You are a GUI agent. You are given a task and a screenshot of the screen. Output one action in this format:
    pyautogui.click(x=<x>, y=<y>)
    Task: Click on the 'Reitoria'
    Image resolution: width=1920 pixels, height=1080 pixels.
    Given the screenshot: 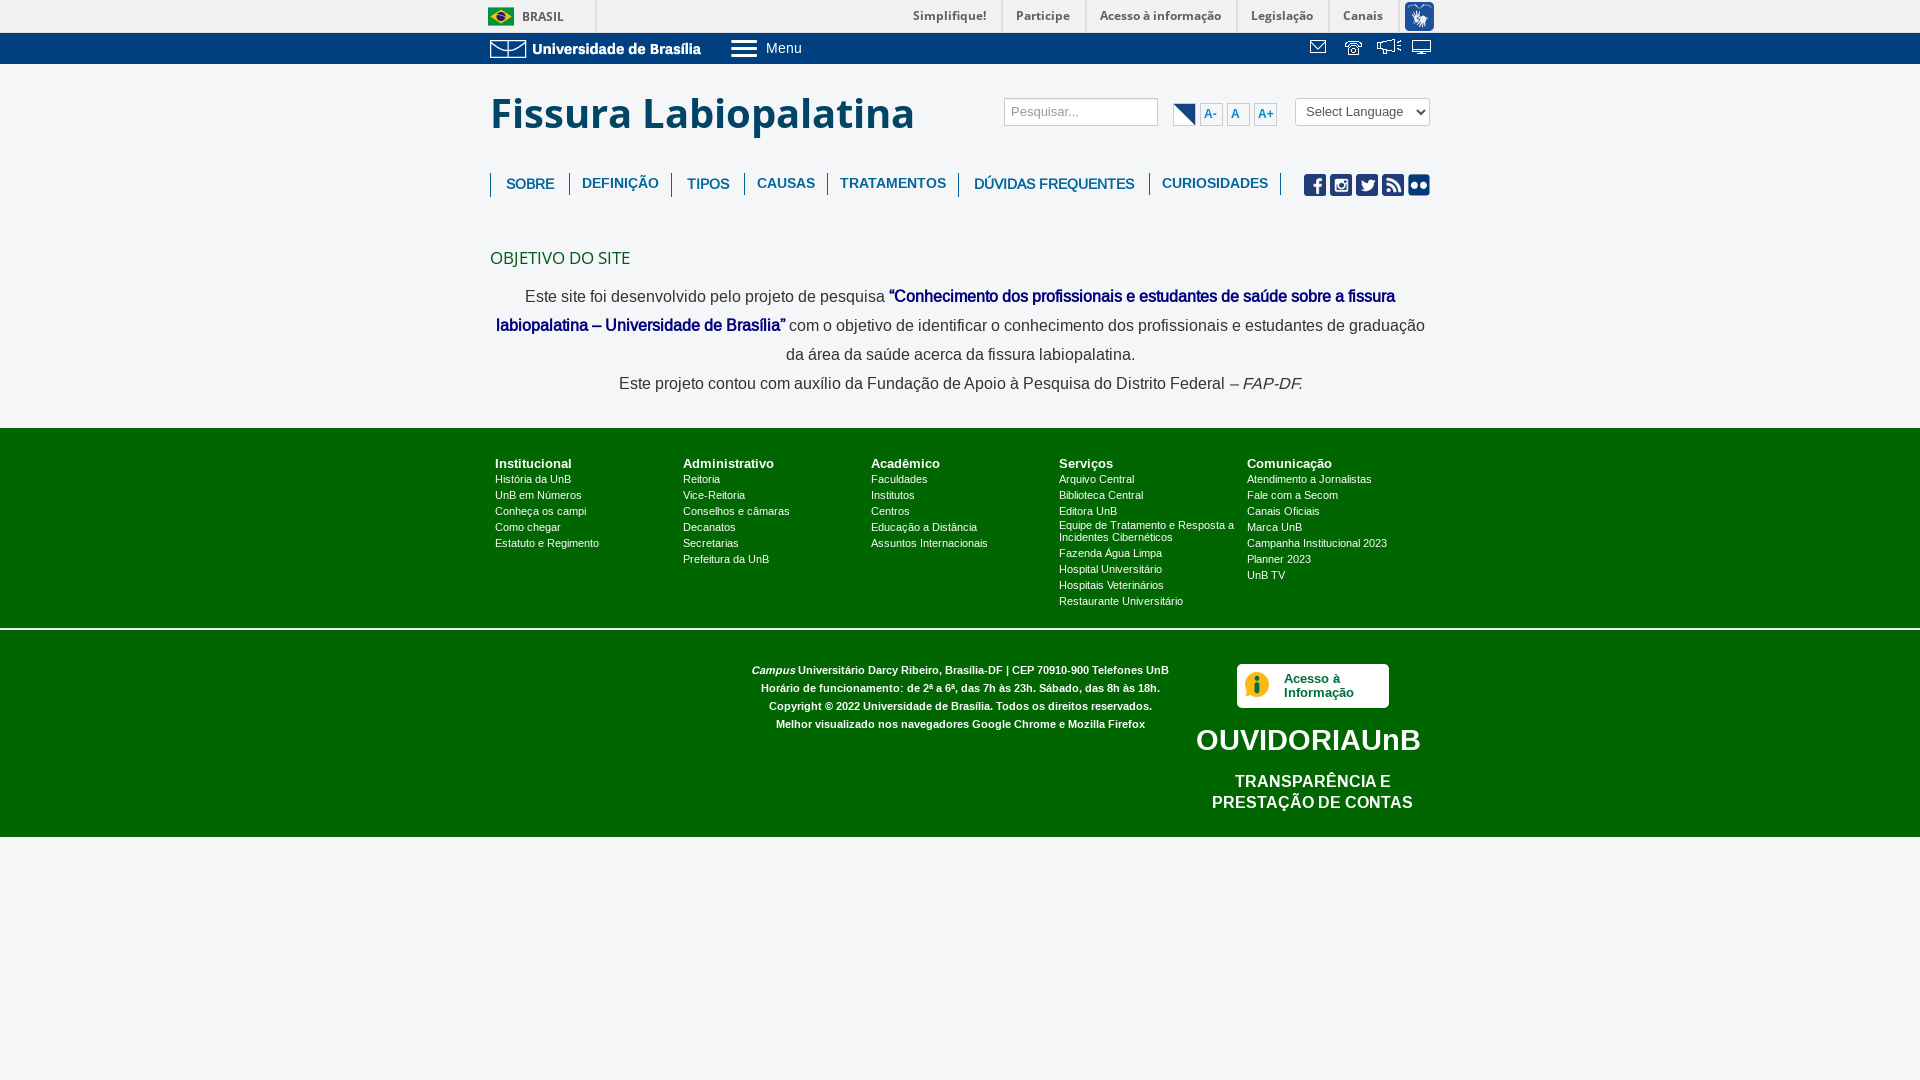 What is the action you would take?
    pyautogui.click(x=701, y=479)
    